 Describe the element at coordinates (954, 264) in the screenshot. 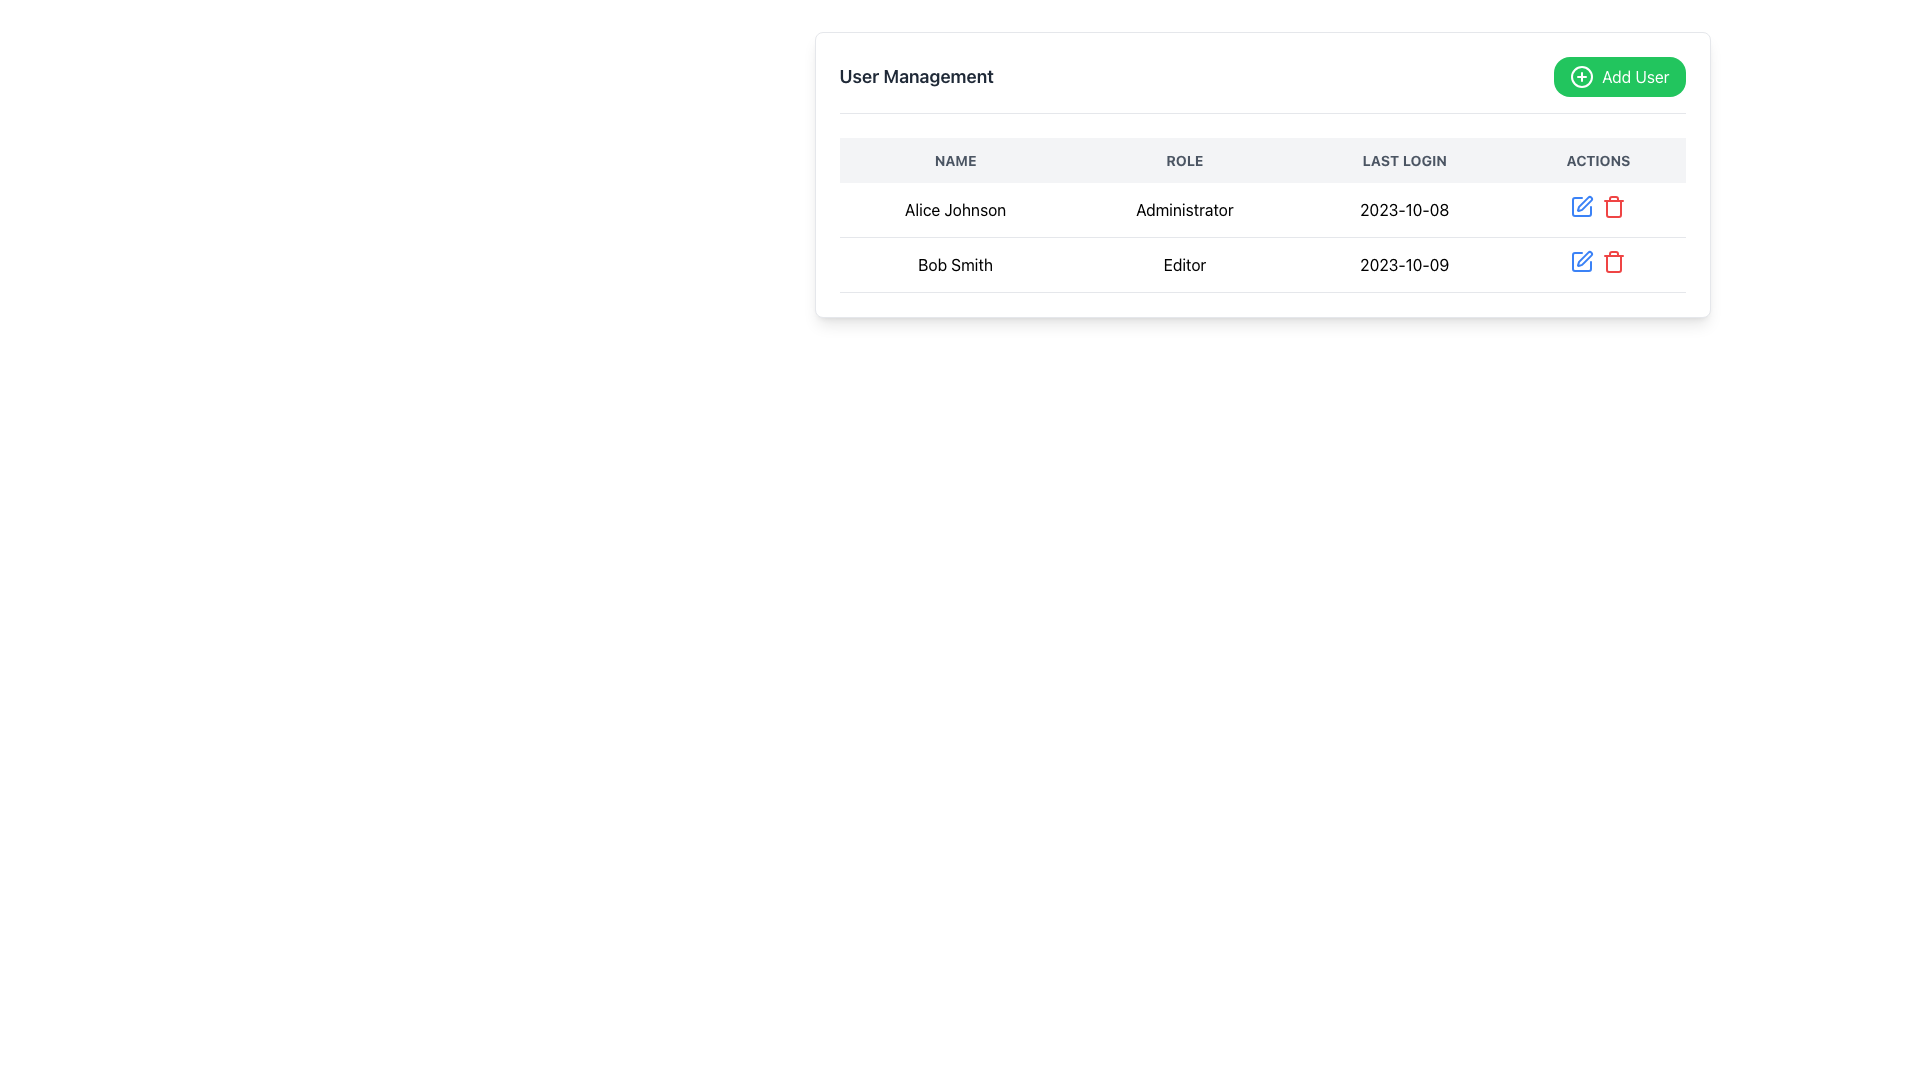

I see `the text 'Bob Smith' displayed in the second row of the table under the 'NAME' column, which is part of a grid displaying user information` at that location.